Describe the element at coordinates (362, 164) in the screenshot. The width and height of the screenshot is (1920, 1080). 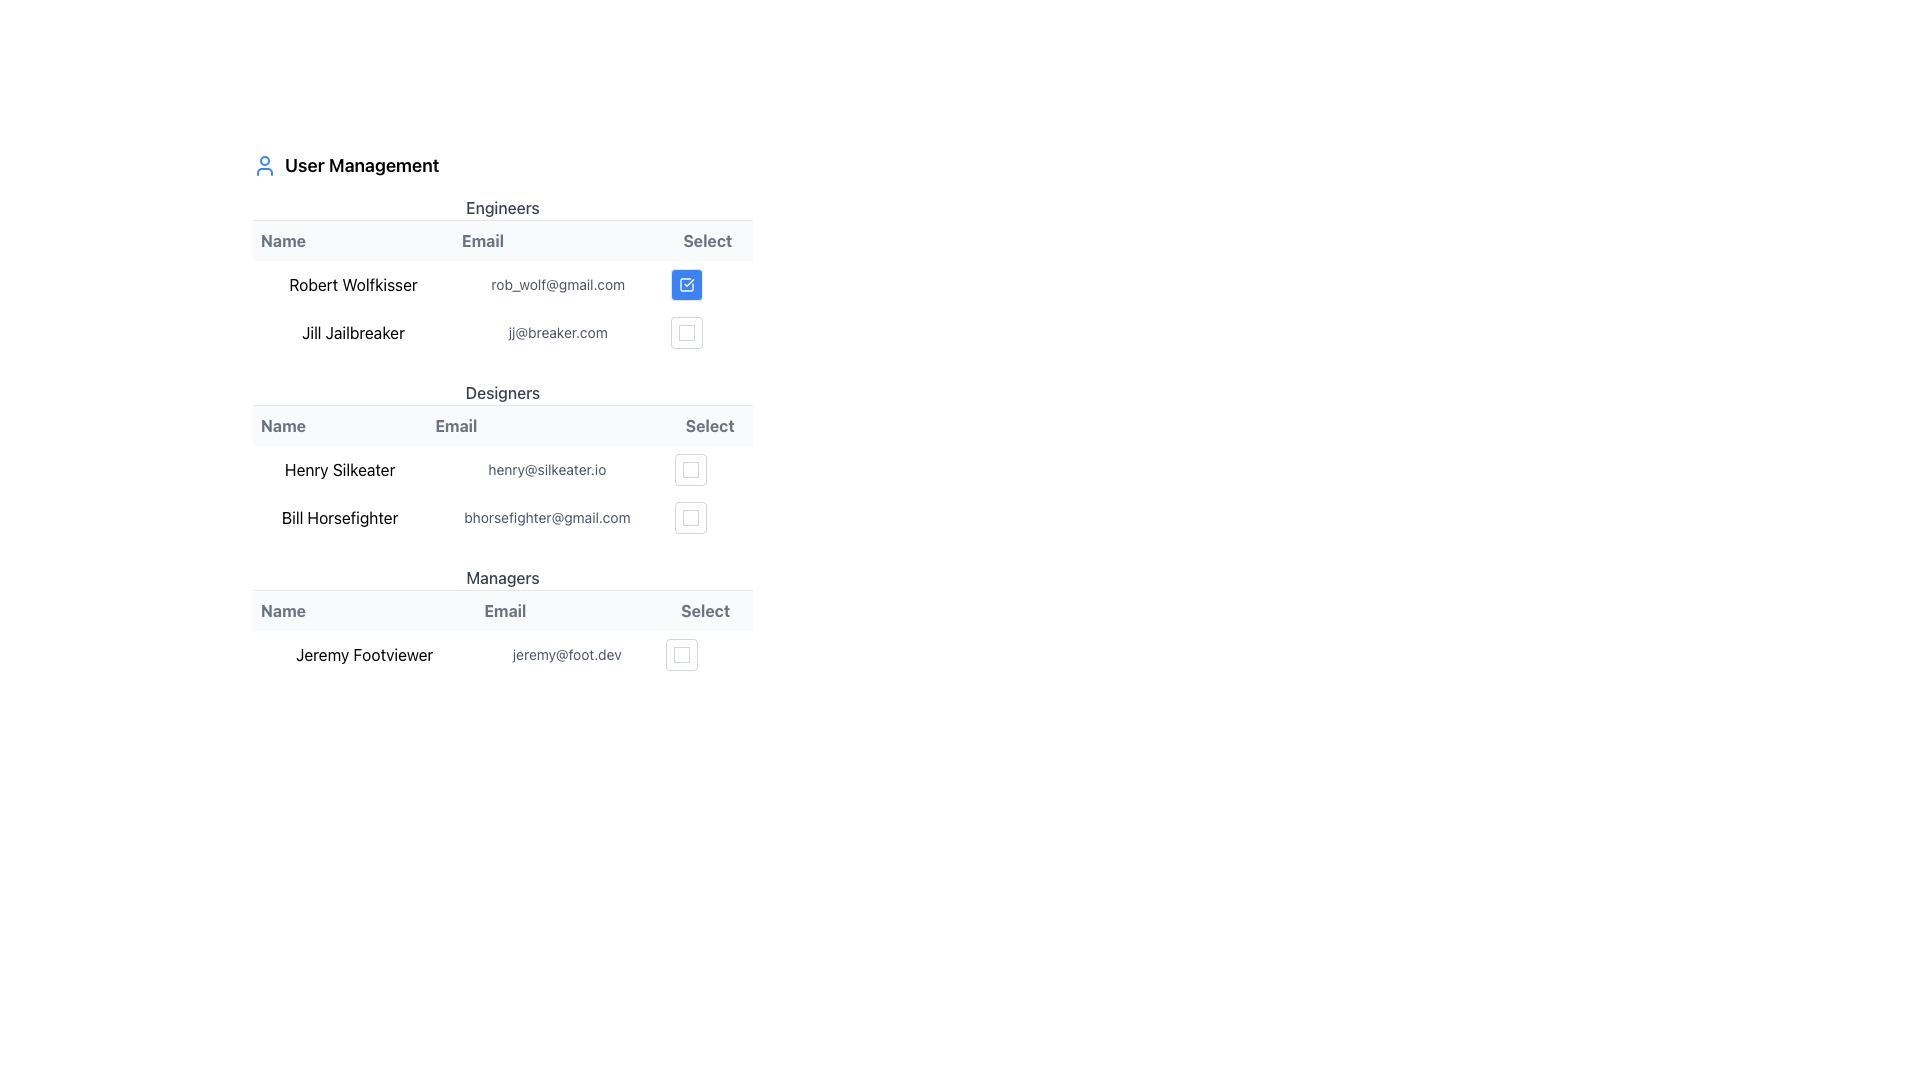
I see `text from the header label indicating the context of user management, which is positioned to the right of the user icon and above the section titled 'Engineers'` at that location.